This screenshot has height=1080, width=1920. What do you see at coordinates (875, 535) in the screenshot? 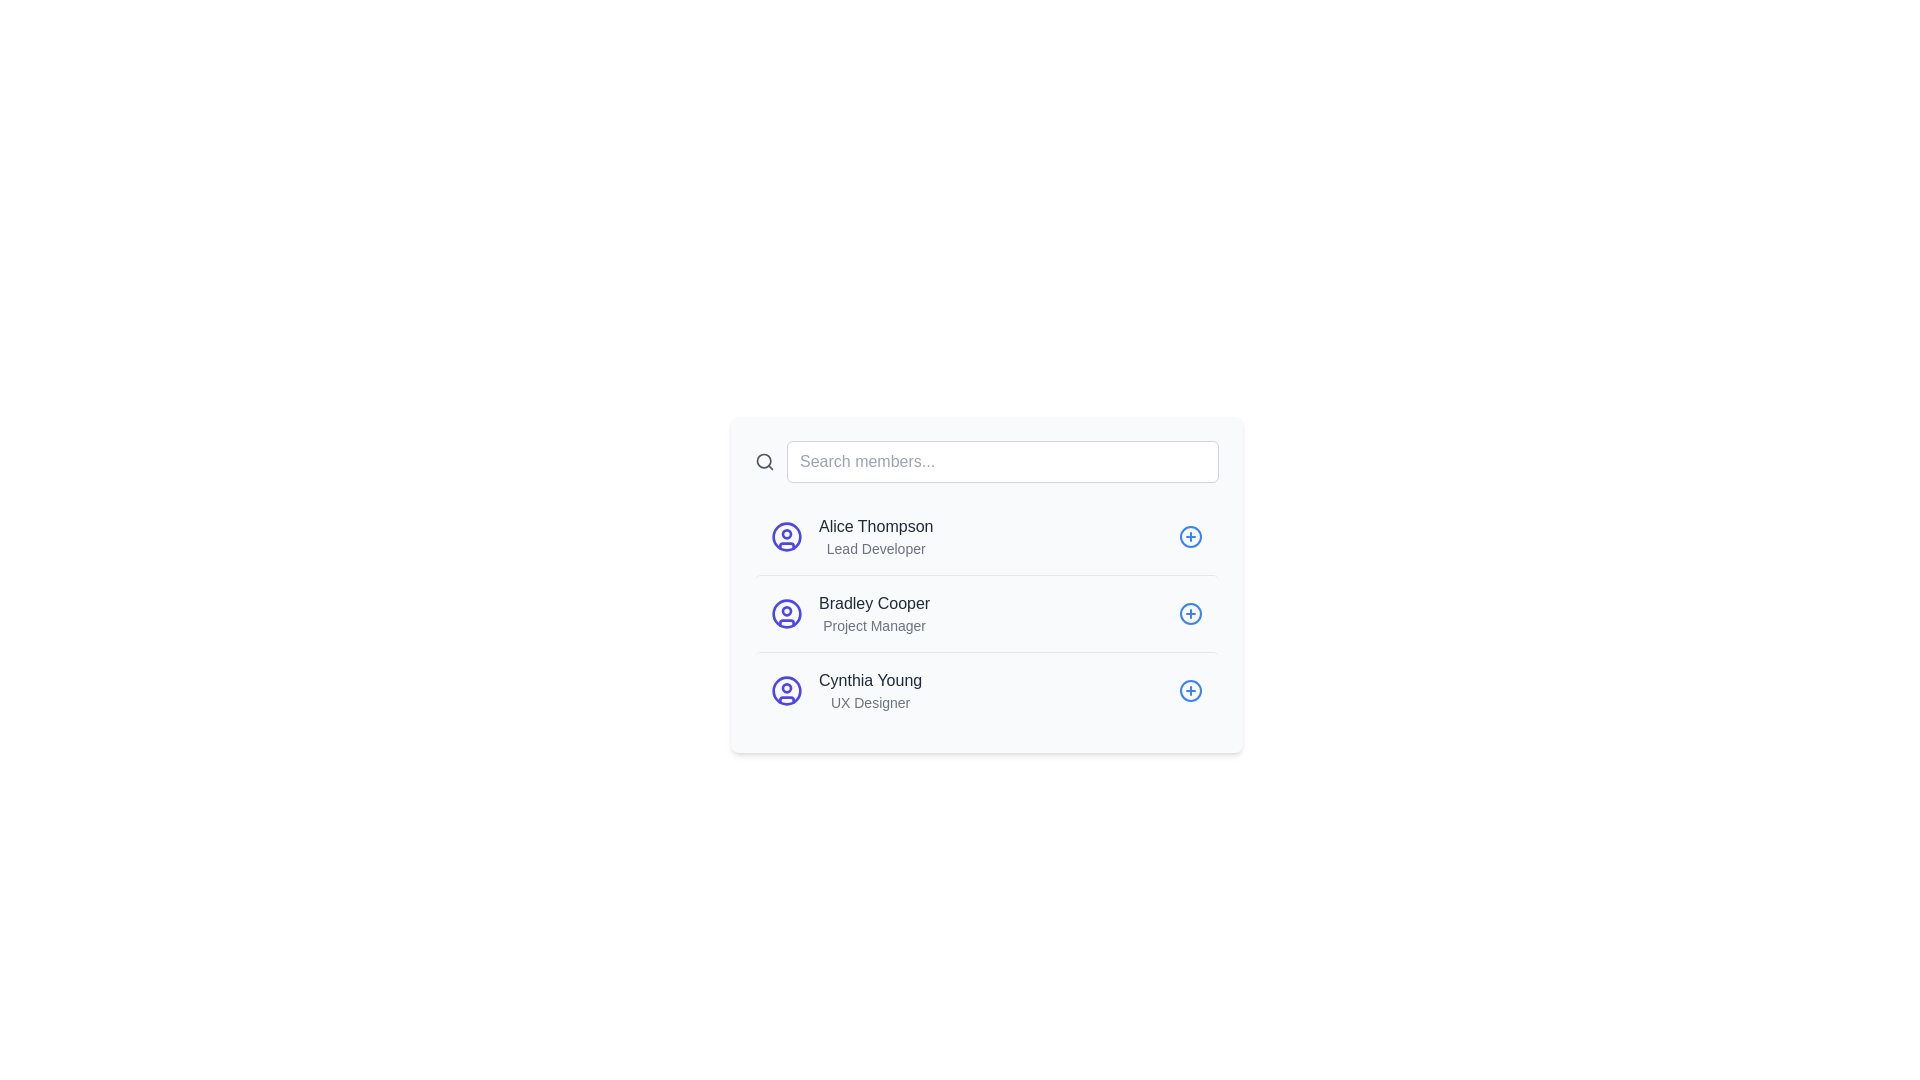
I see `the text display component showing 'Alice Thompson' and 'Lead Developer'` at bounding box center [875, 535].